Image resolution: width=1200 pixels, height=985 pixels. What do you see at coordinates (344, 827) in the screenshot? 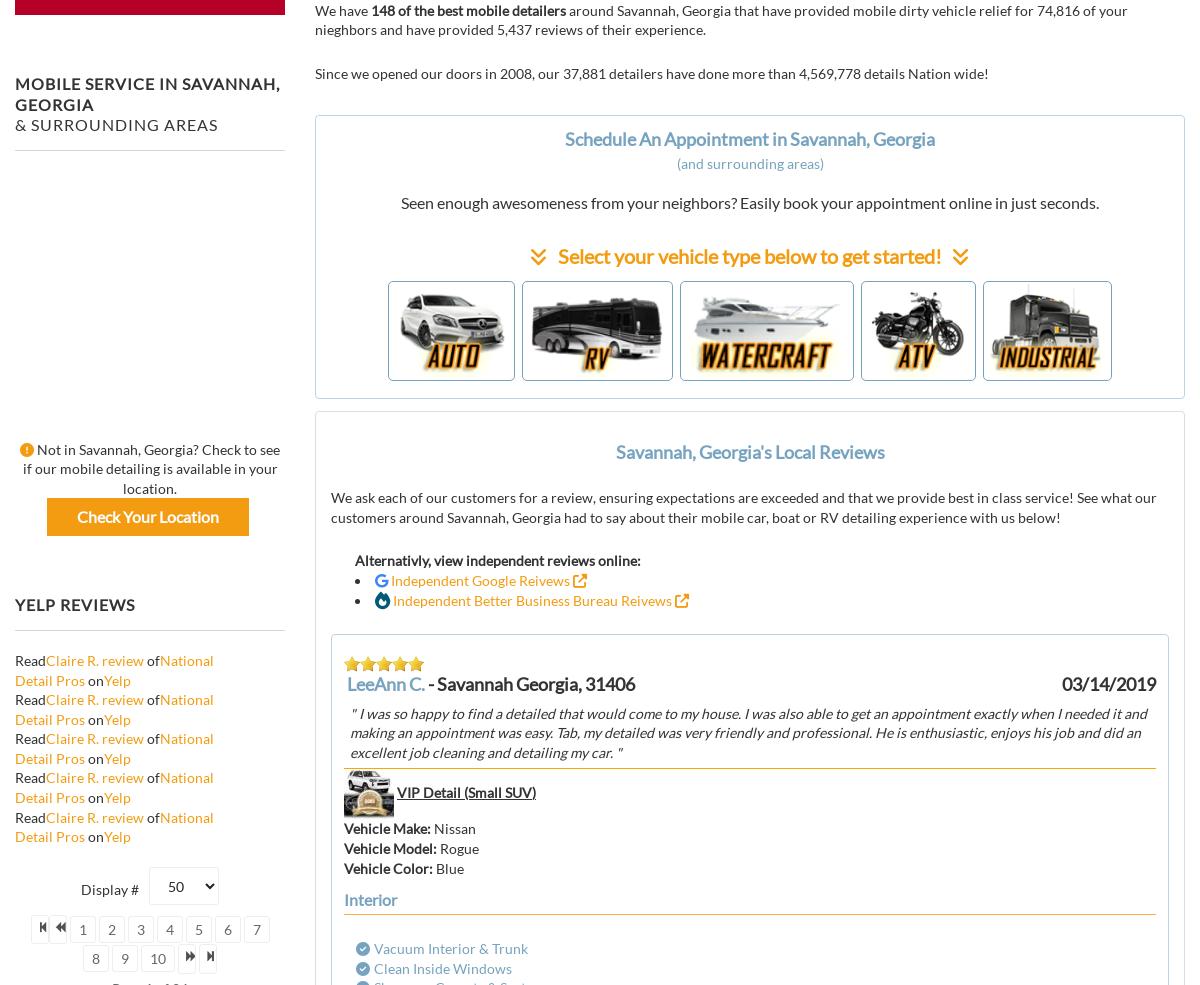
I see `'Vehicle Make'` at bounding box center [344, 827].